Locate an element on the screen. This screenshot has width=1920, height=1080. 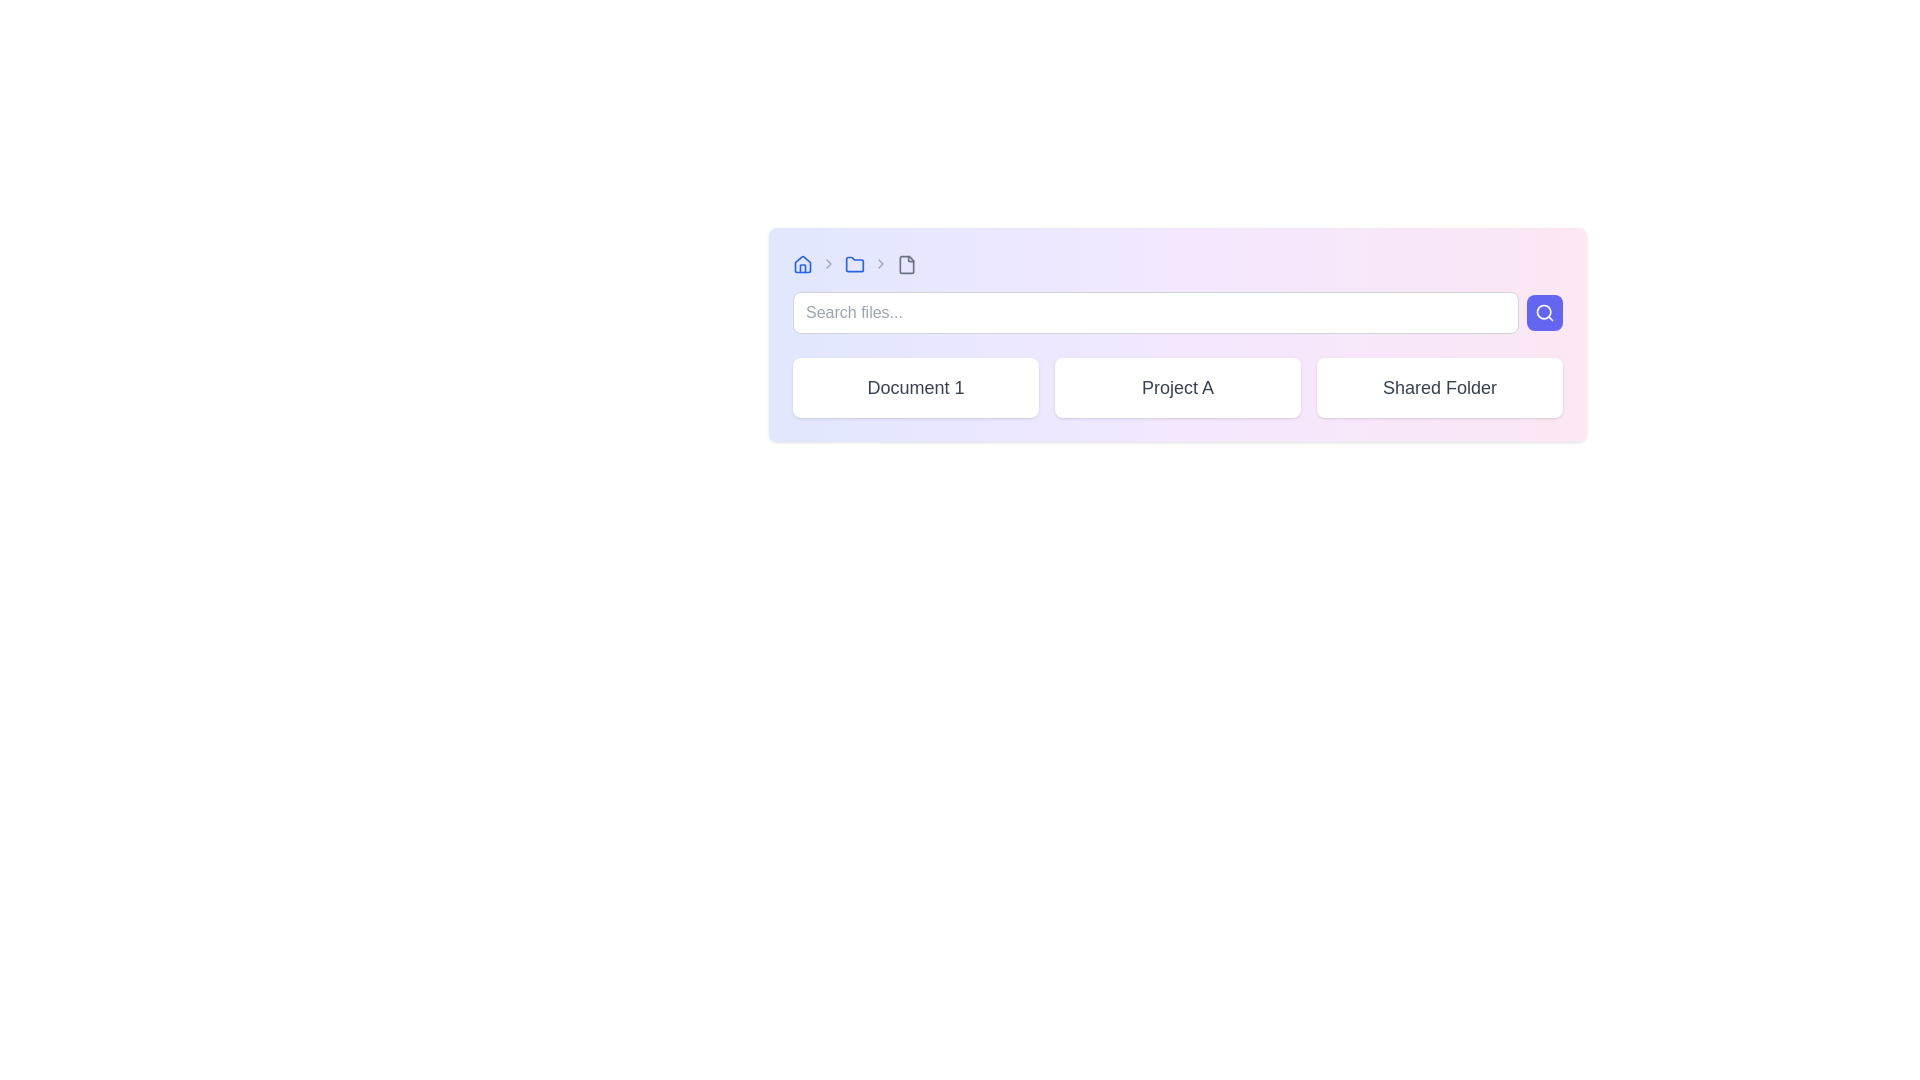
the 'Shared Folder' text label, which is a medium-sized, gray font label located to the right of 'Project A' in the far-right section of the interface is located at coordinates (1440, 388).